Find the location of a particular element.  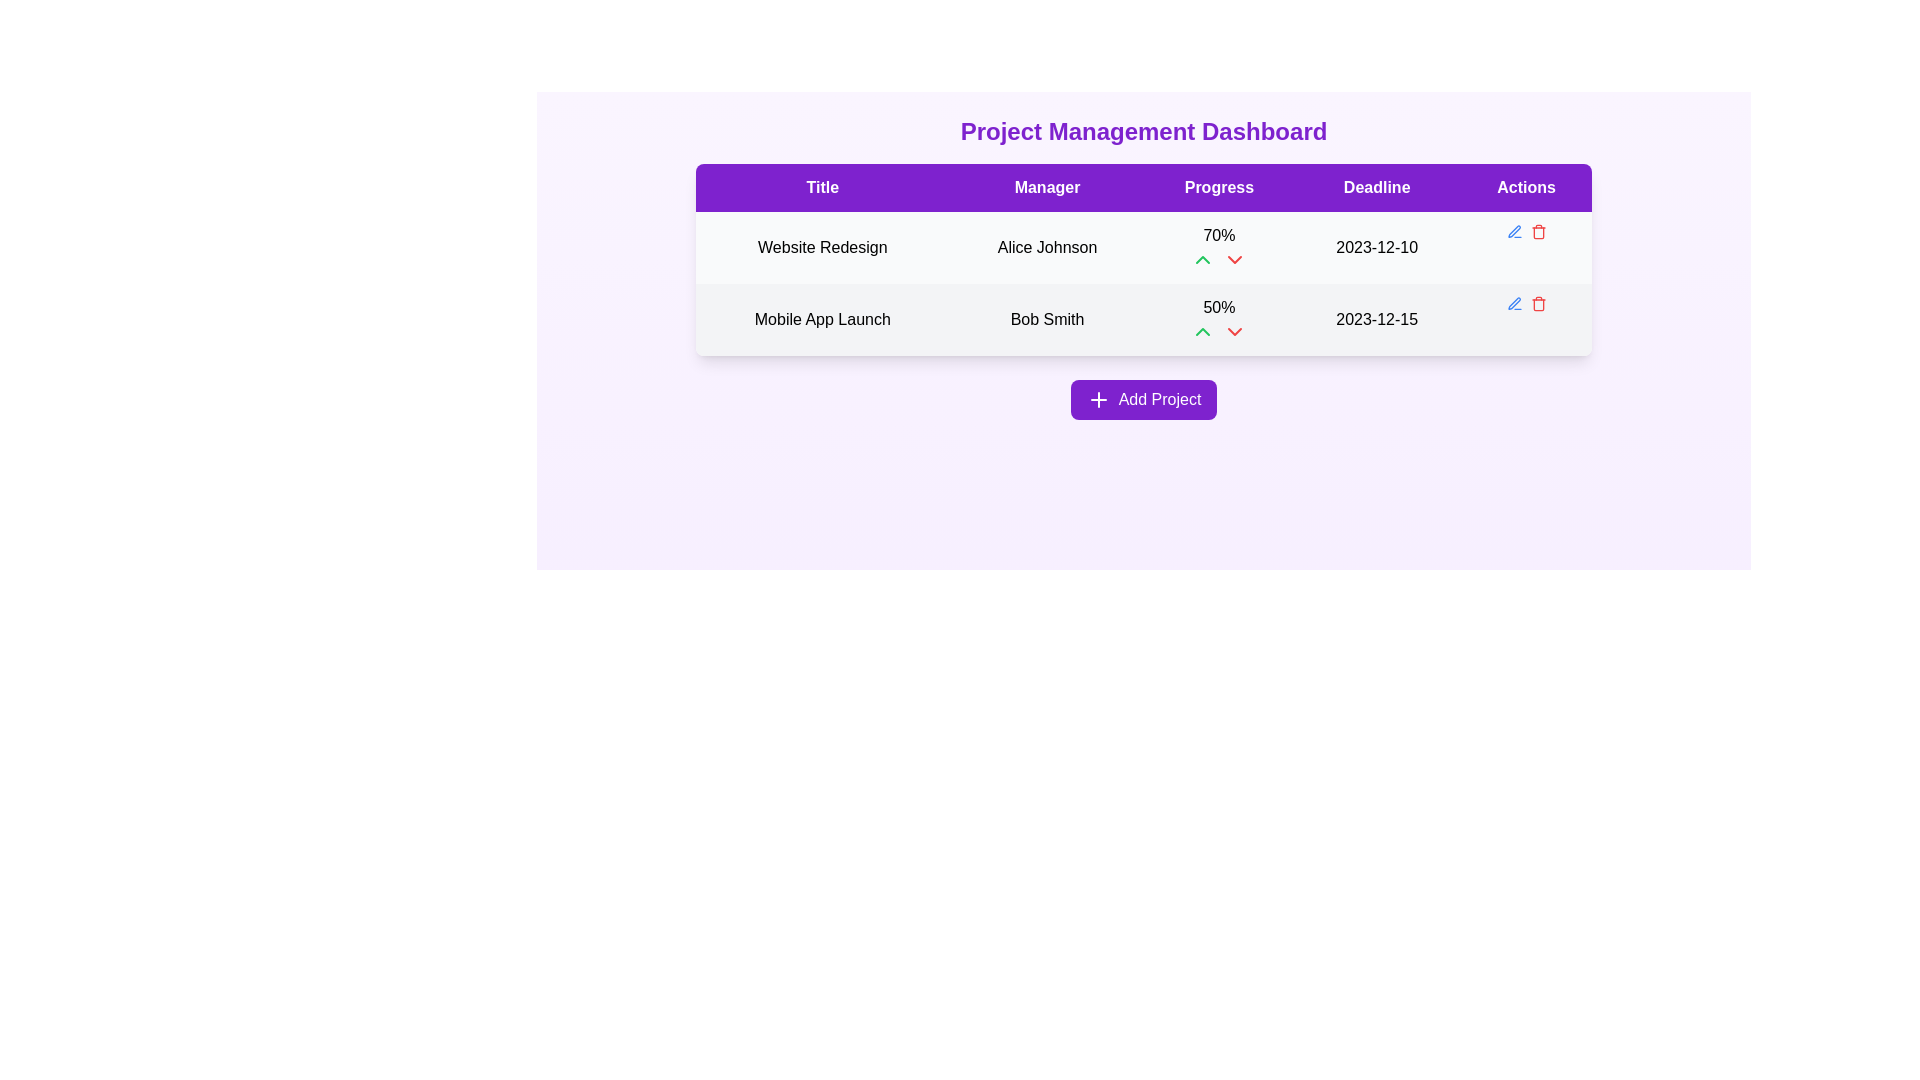

the static text label indicating the title of a project in the first row, first column of the project management dashboard is located at coordinates (822, 246).